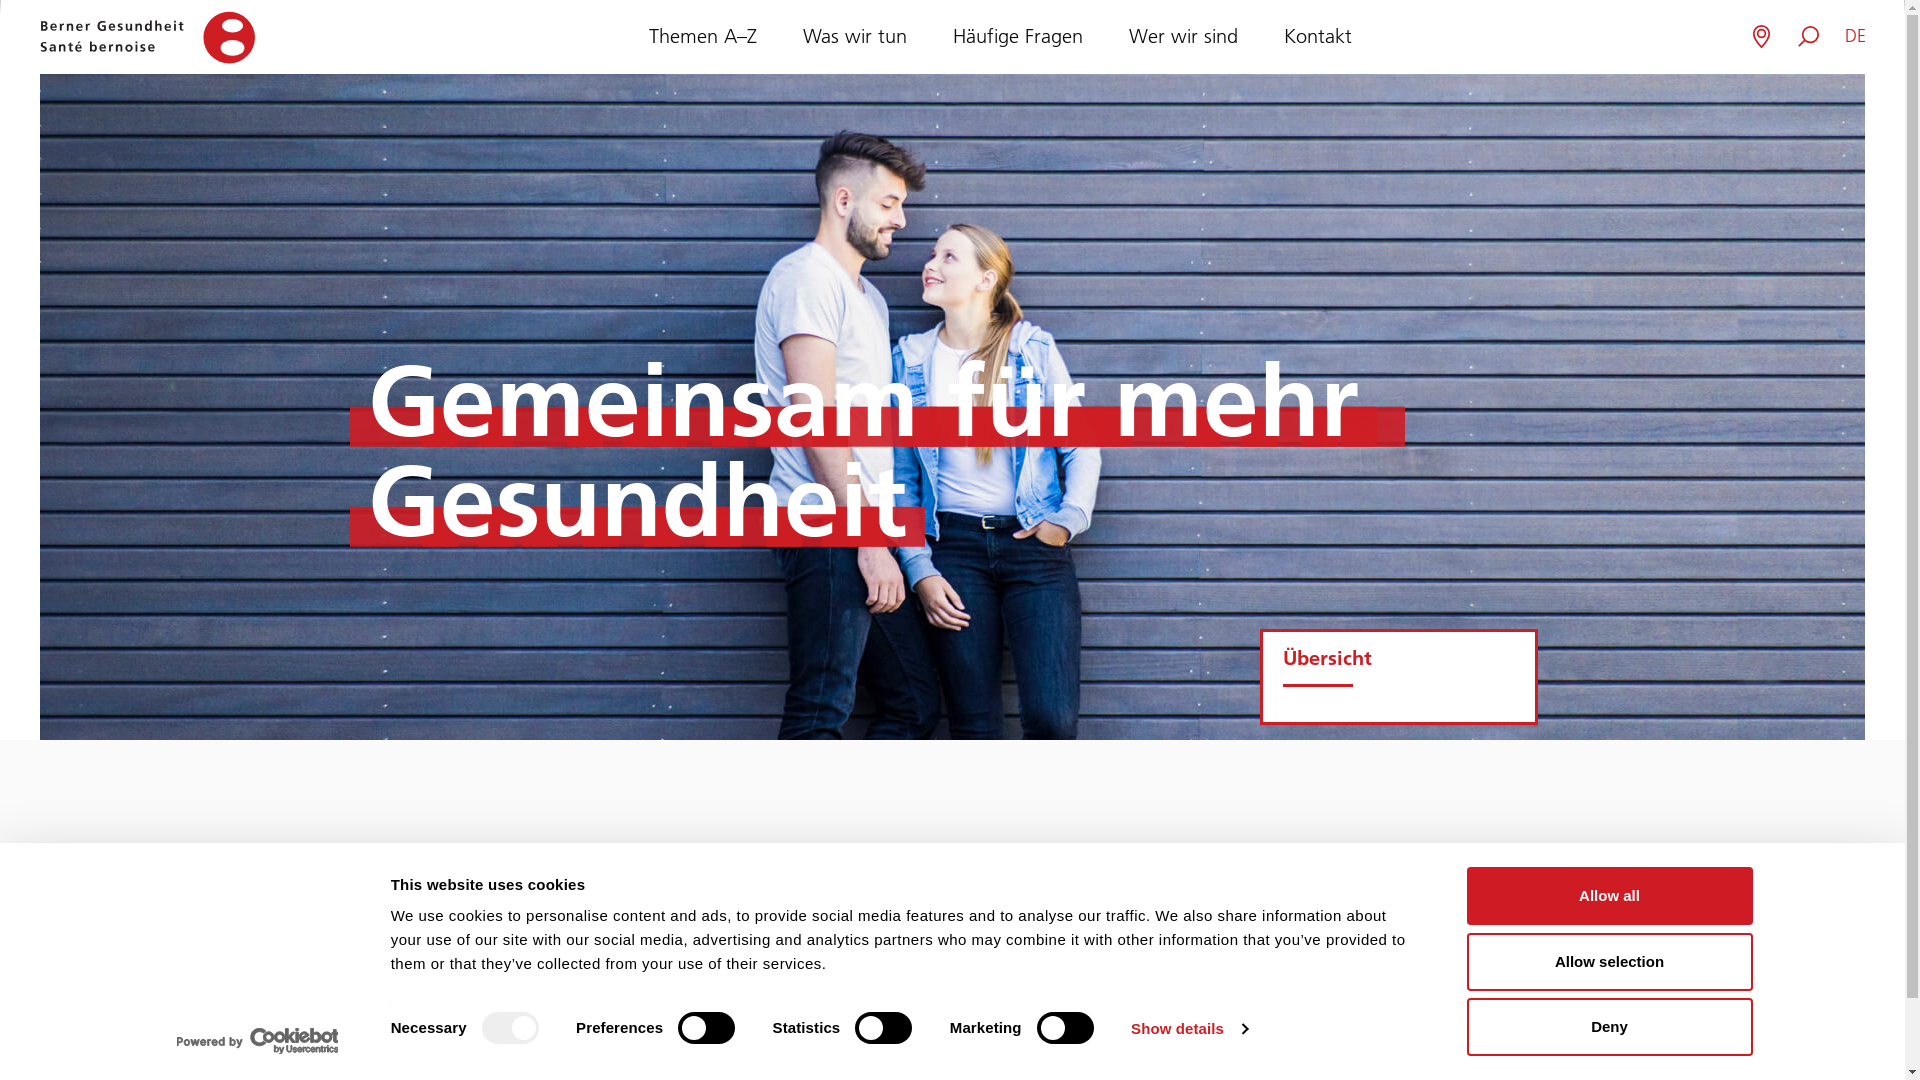 Image resolution: width=1920 pixels, height=1080 pixels. Describe the element at coordinates (1182, 36) in the screenshot. I see `'Wer wir sind'` at that location.